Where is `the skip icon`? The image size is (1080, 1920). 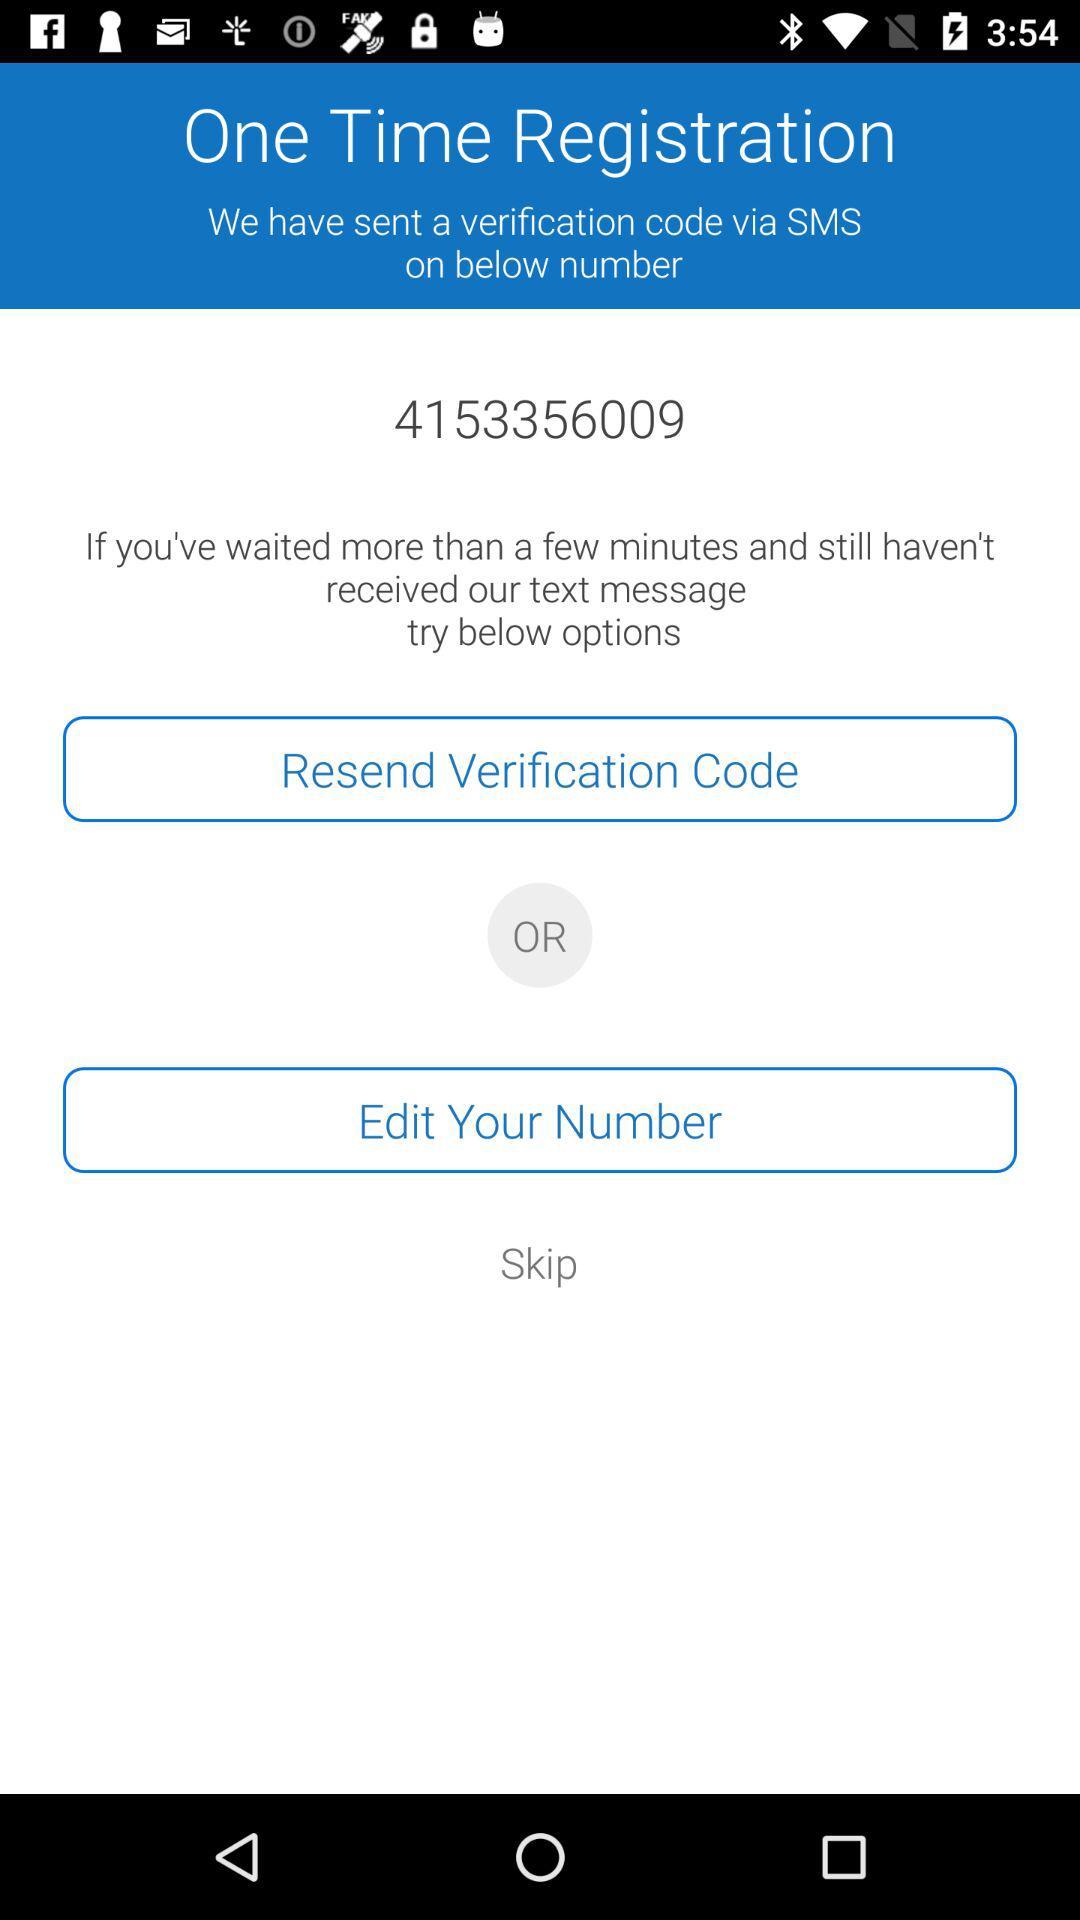 the skip icon is located at coordinates (538, 1261).